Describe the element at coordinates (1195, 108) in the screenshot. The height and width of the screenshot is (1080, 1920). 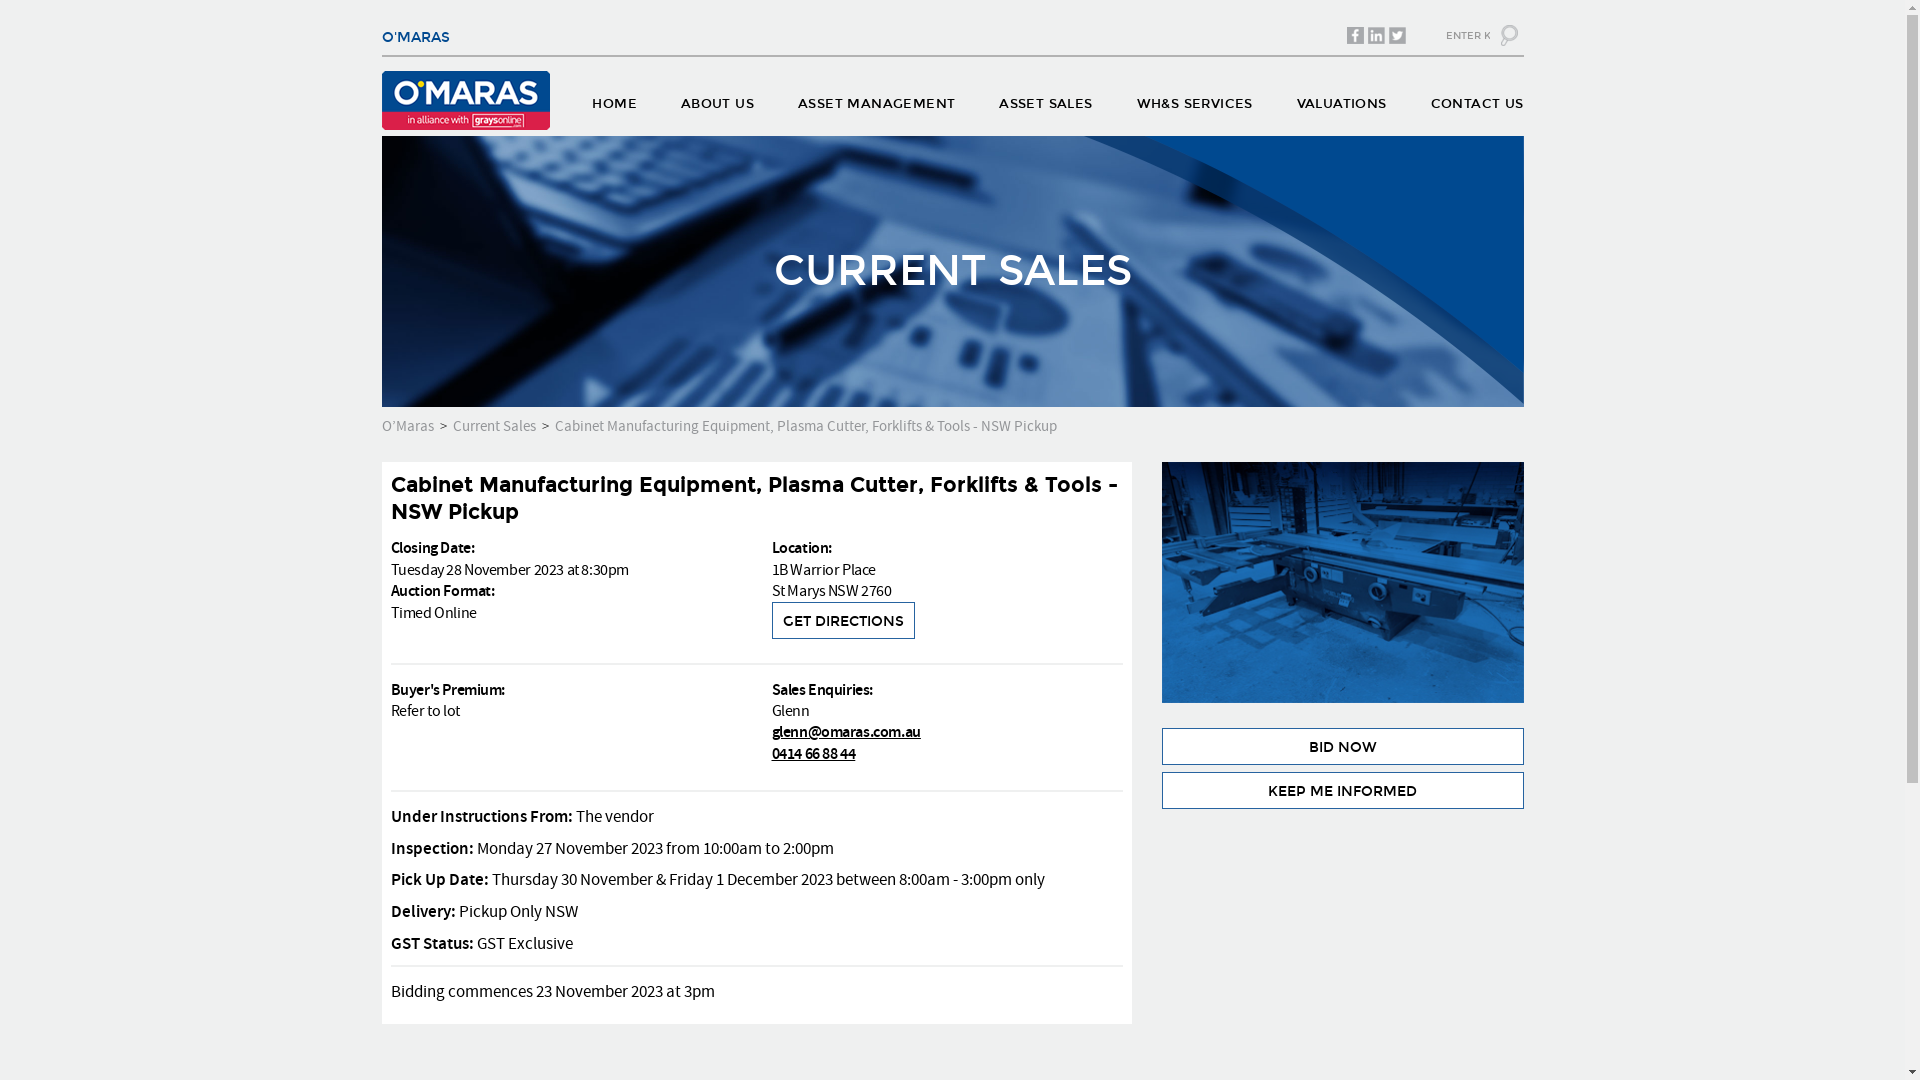
I see `'WH&S SERVICES'` at that location.